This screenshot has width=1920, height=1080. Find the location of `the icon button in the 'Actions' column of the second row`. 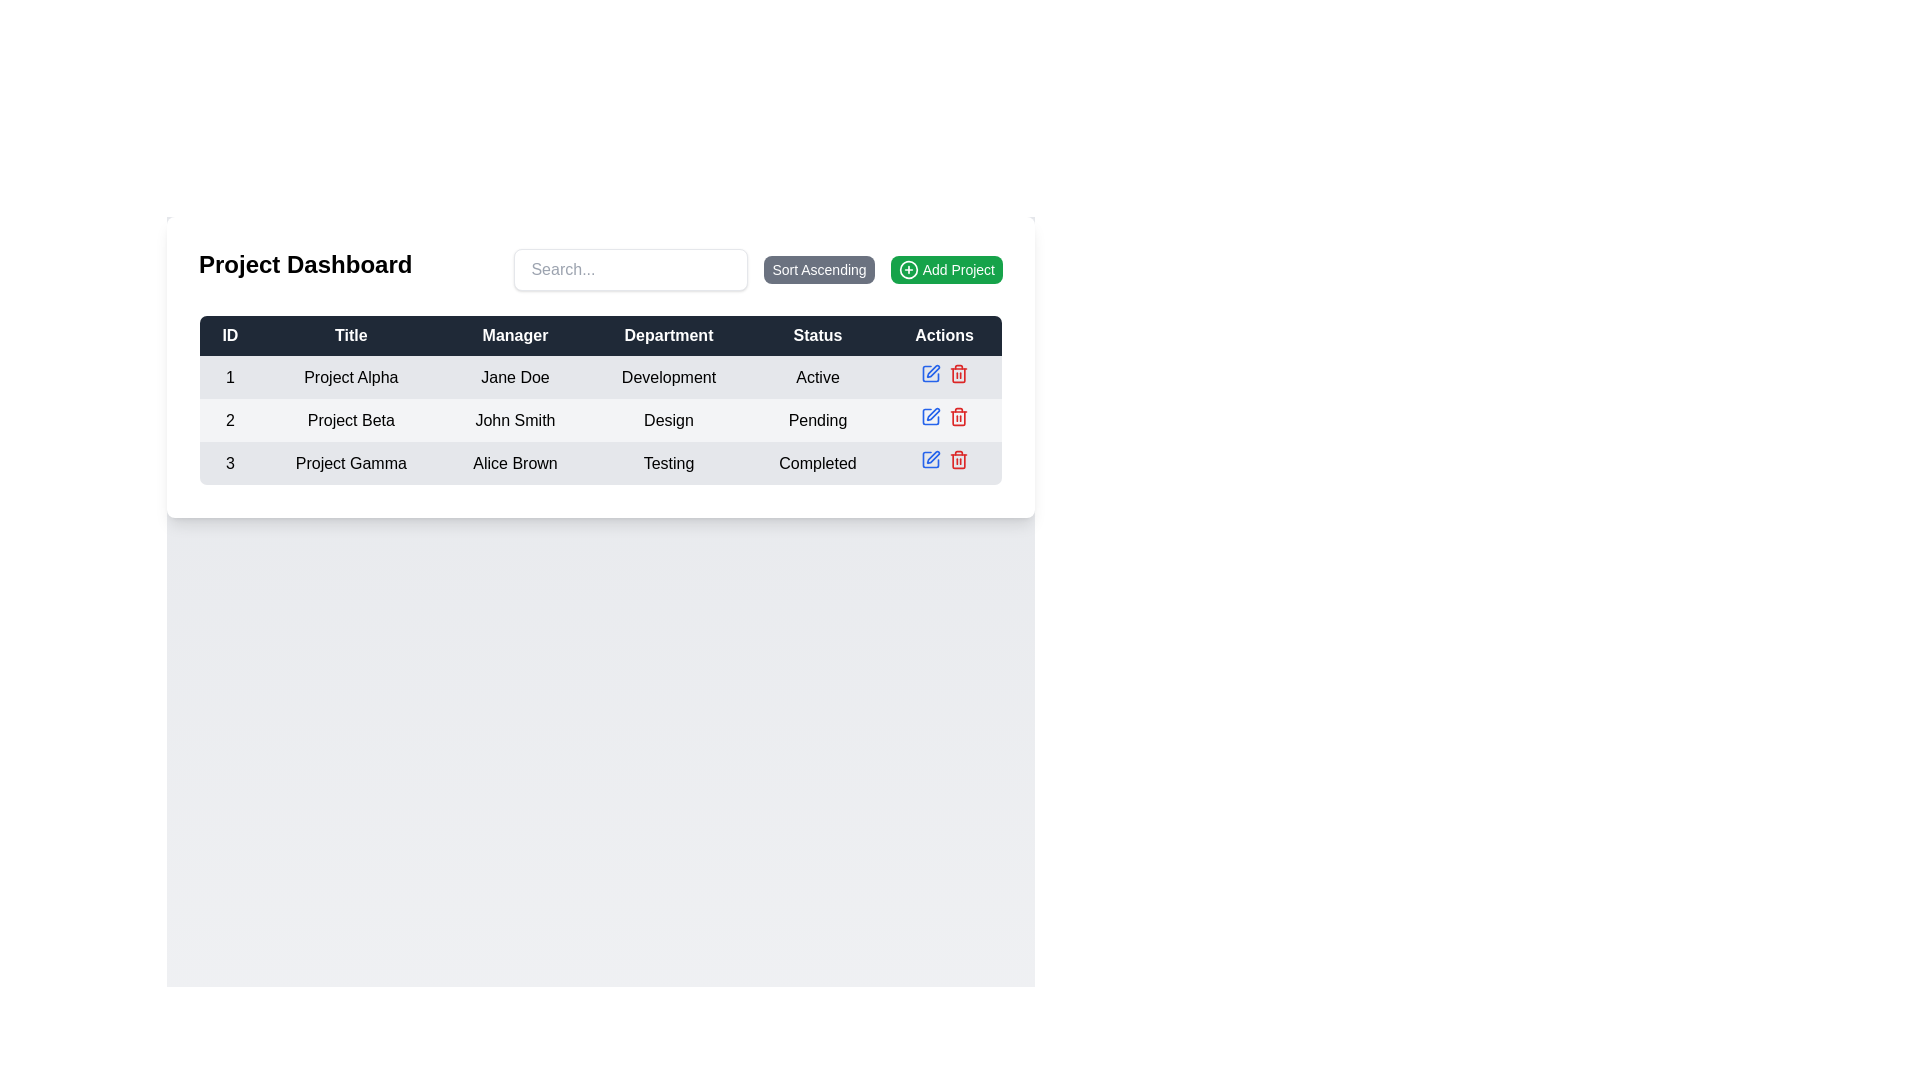

the icon button in the 'Actions' column of the second row is located at coordinates (932, 413).